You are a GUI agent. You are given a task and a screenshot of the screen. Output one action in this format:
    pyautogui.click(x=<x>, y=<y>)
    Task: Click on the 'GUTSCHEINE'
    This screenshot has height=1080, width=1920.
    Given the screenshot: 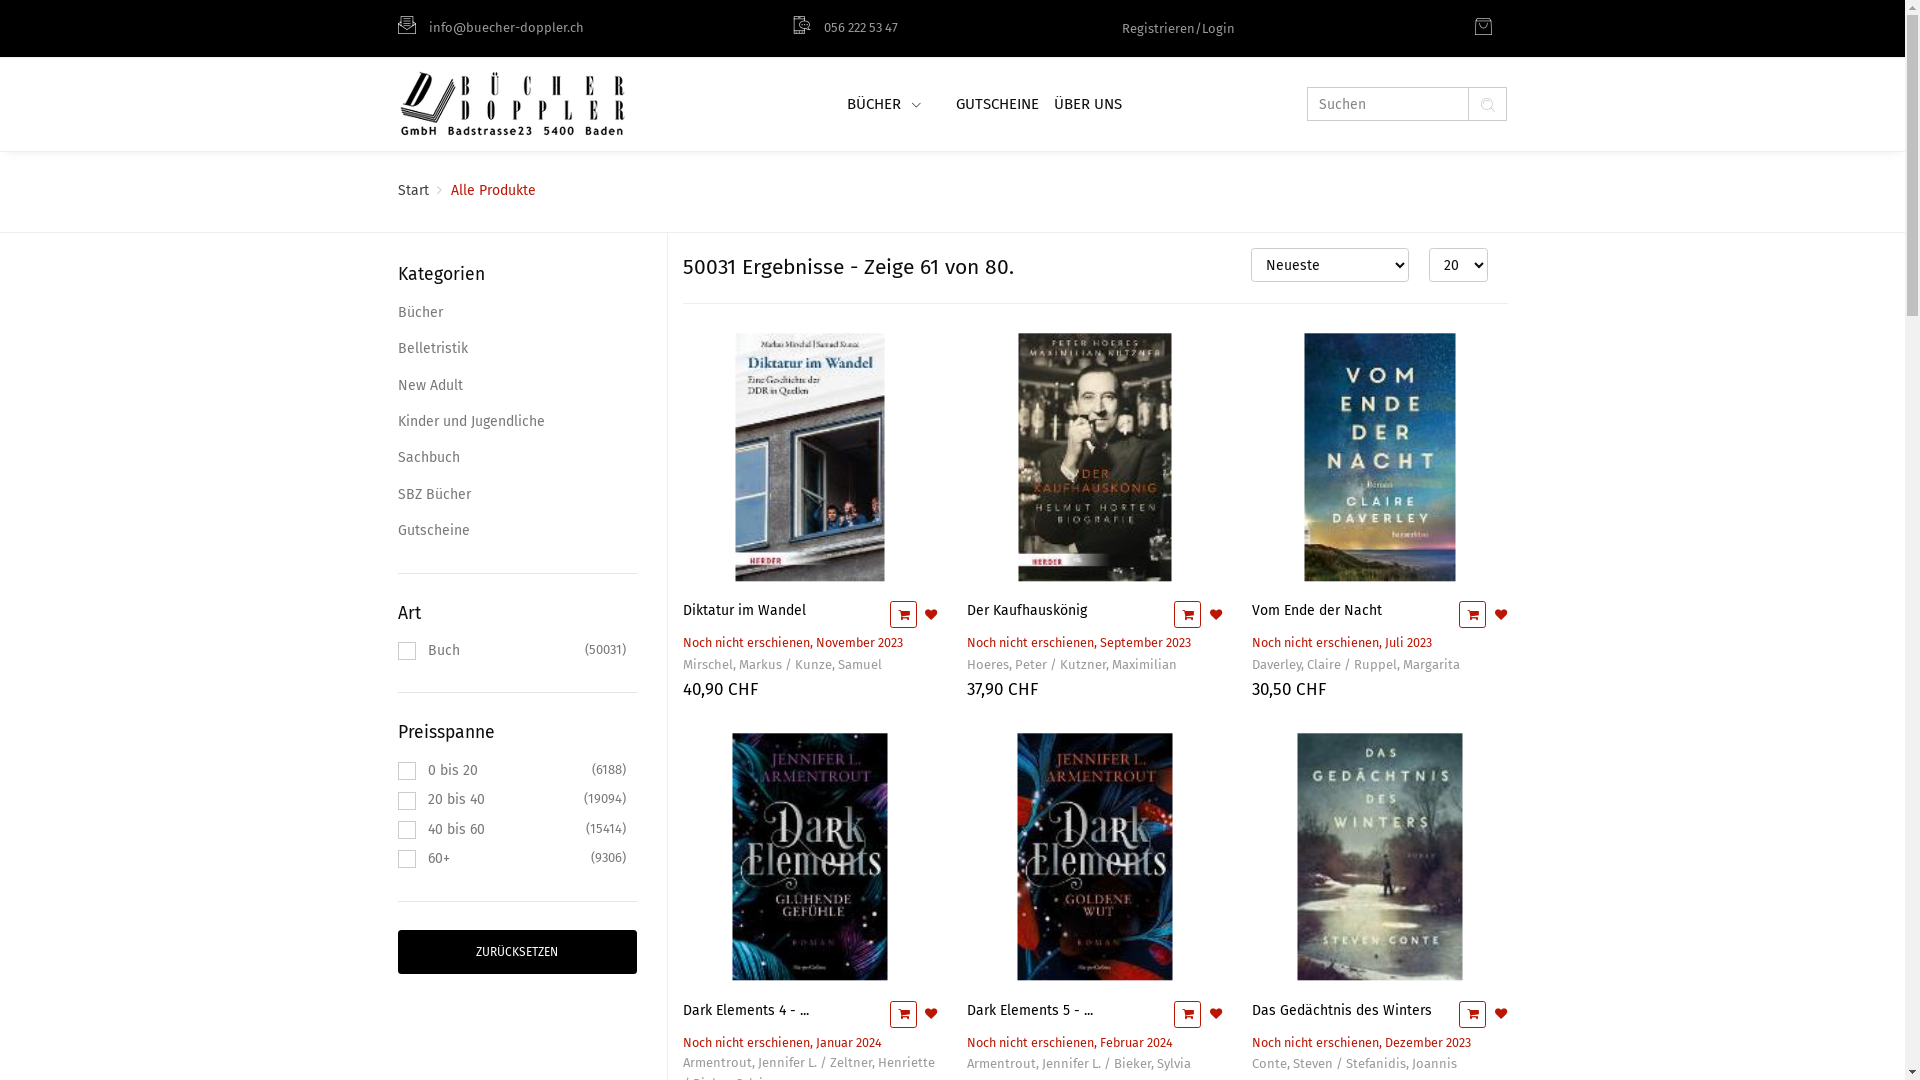 What is the action you would take?
    pyautogui.click(x=994, y=104)
    